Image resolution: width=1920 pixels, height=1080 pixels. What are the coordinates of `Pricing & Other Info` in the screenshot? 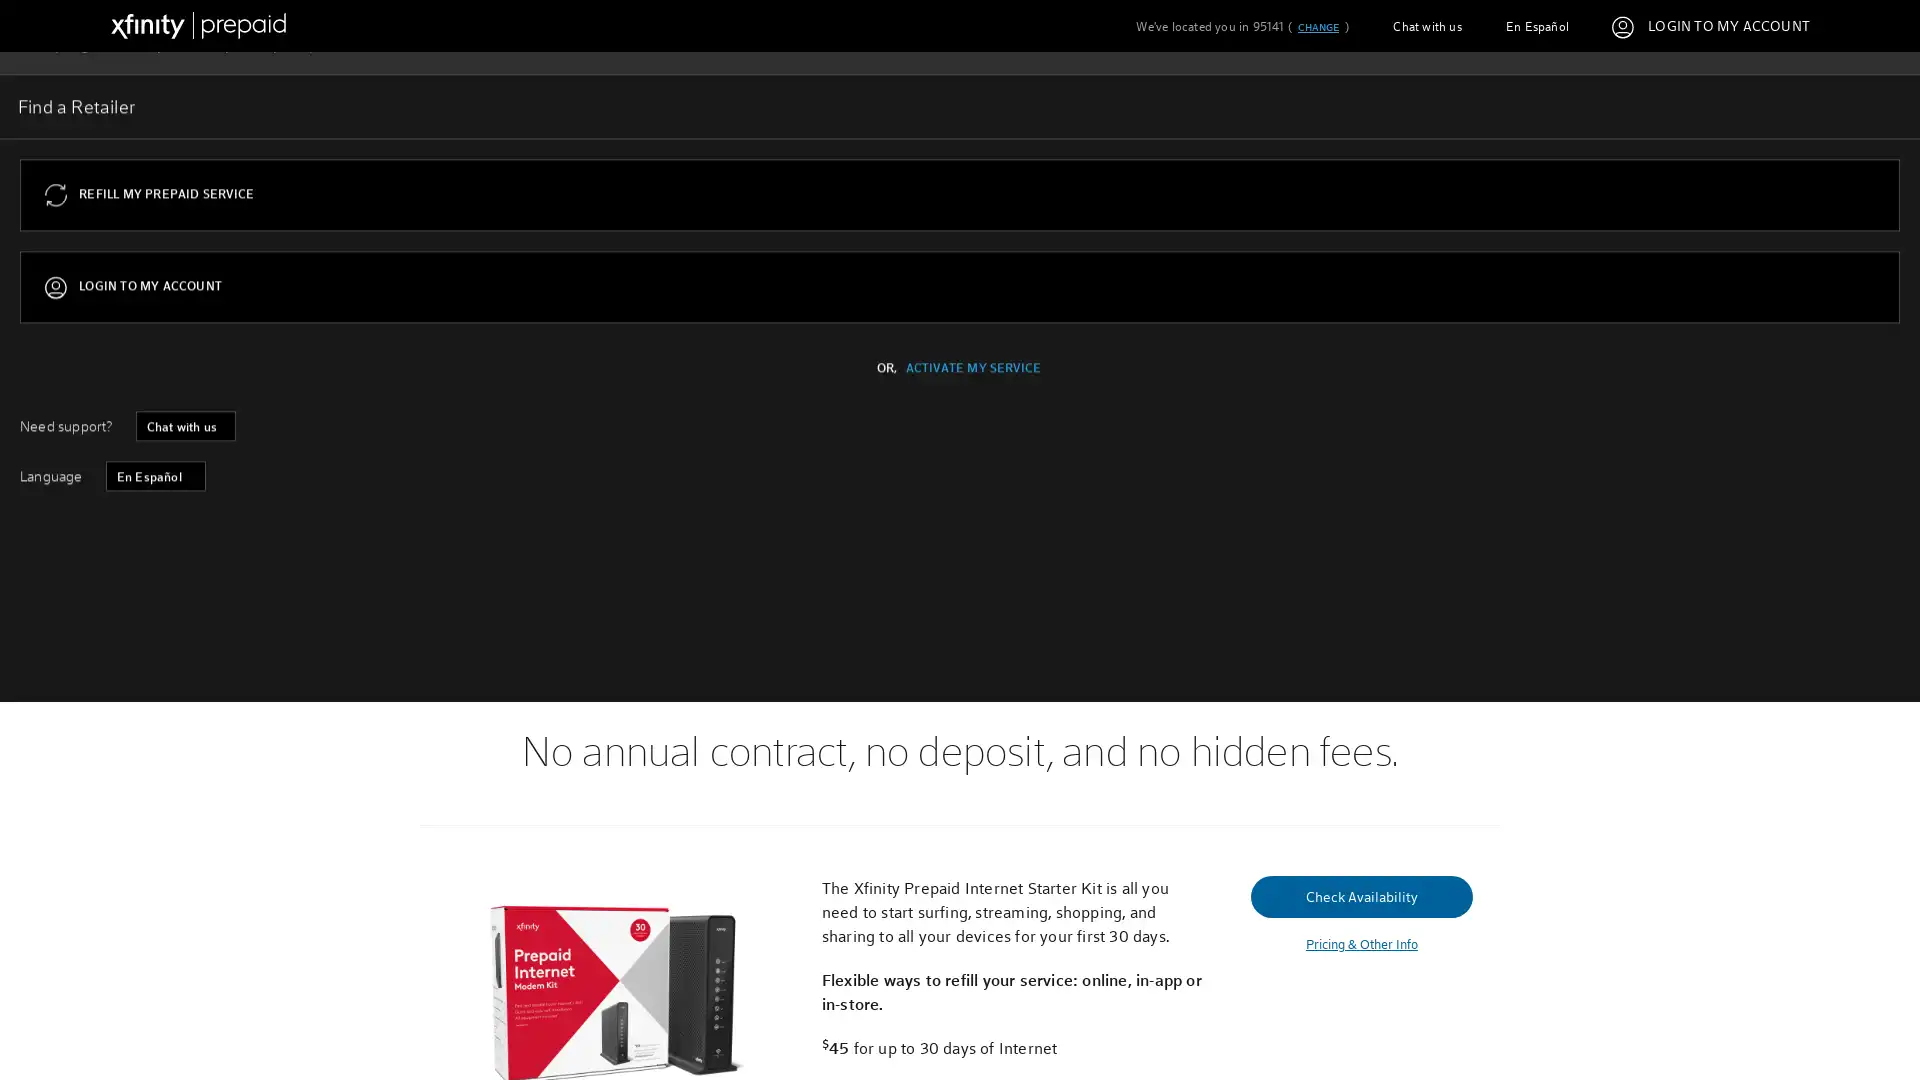 It's located at (531, 513).